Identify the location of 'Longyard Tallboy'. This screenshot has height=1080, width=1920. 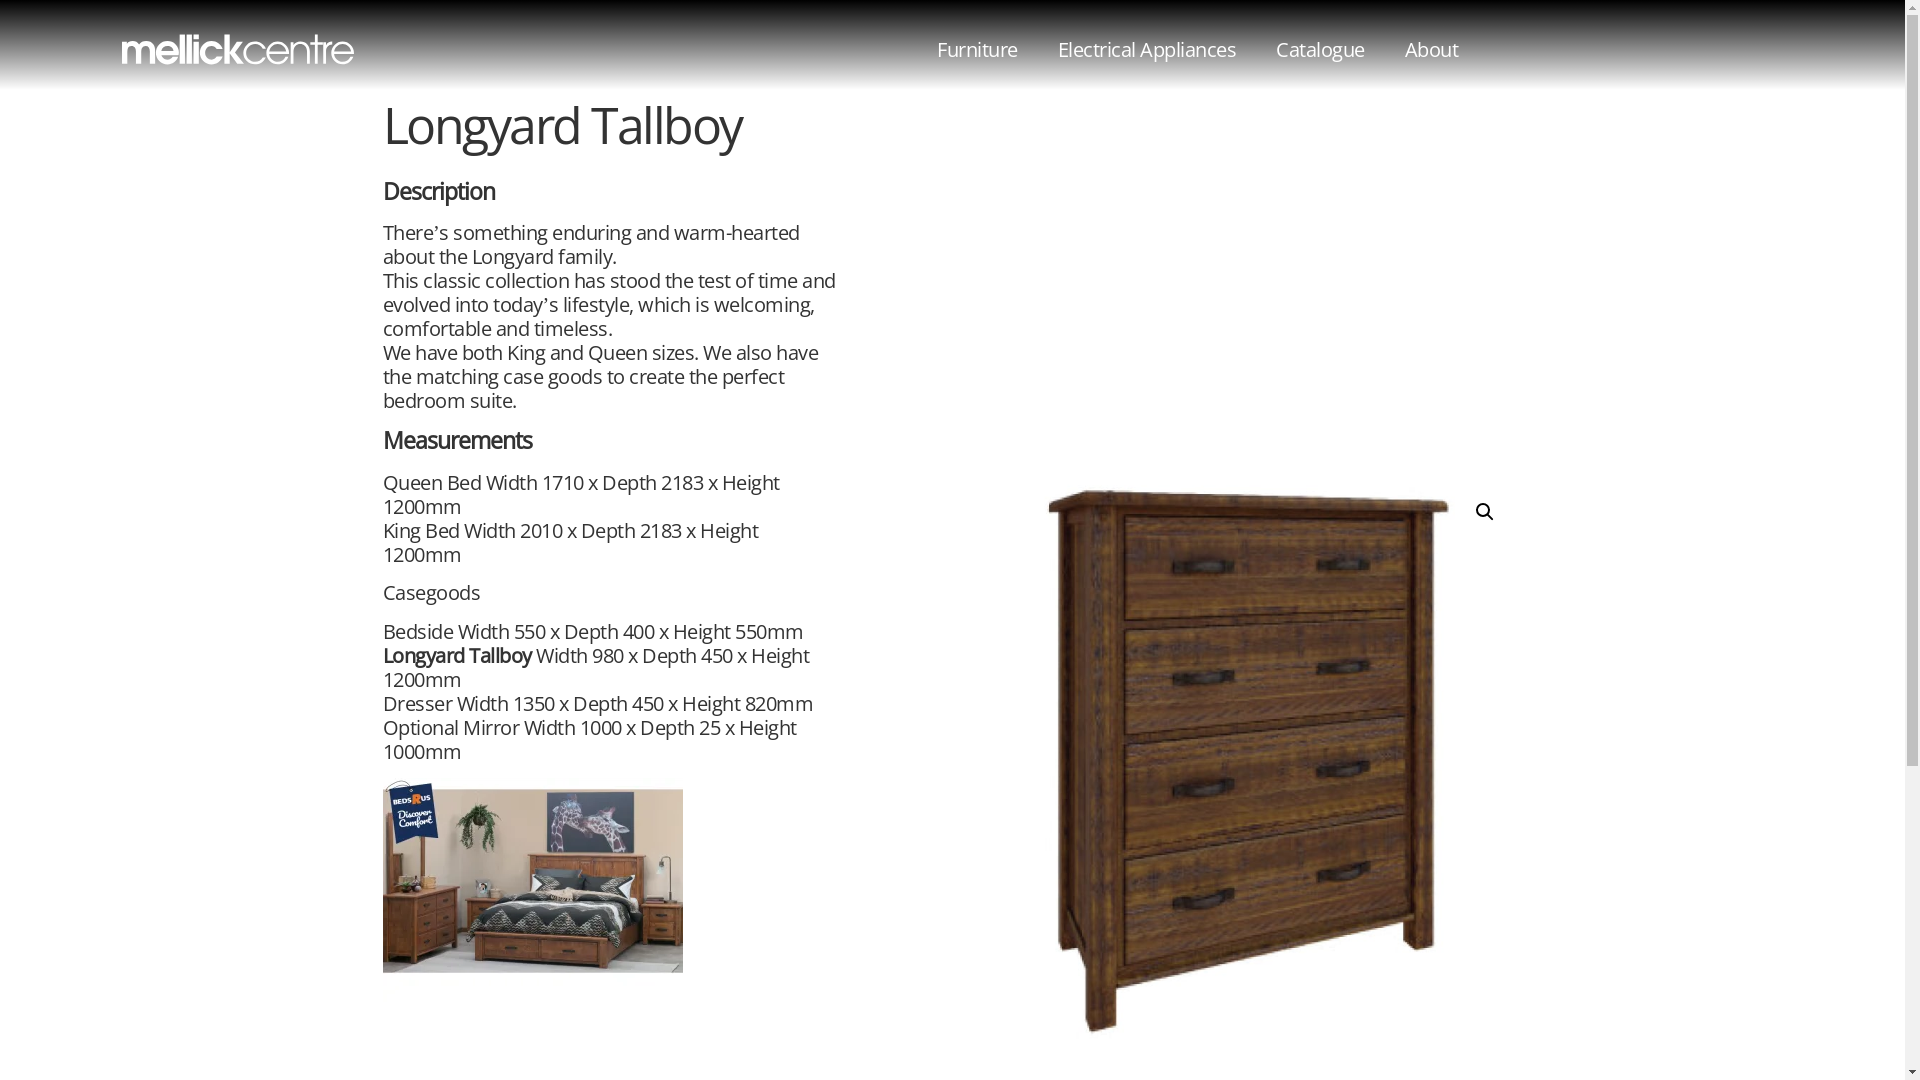
(1236, 759).